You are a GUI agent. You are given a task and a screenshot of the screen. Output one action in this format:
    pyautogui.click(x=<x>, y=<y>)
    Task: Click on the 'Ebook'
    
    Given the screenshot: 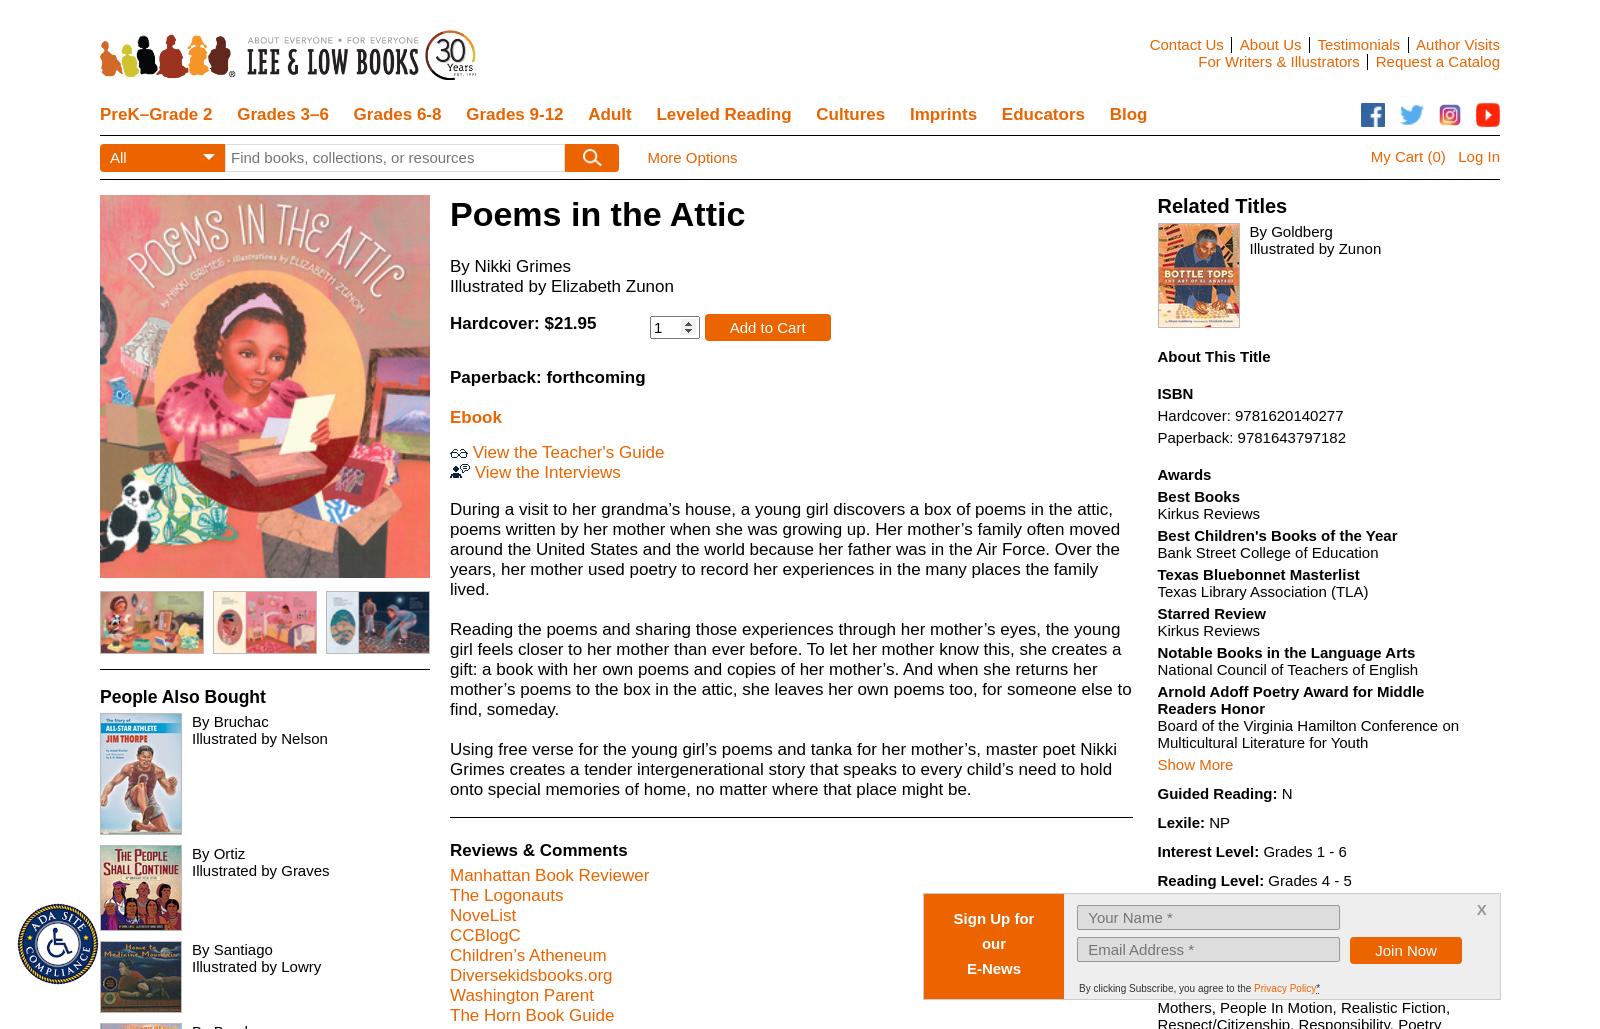 What is the action you would take?
    pyautogui.click(x=474, y=416)
    